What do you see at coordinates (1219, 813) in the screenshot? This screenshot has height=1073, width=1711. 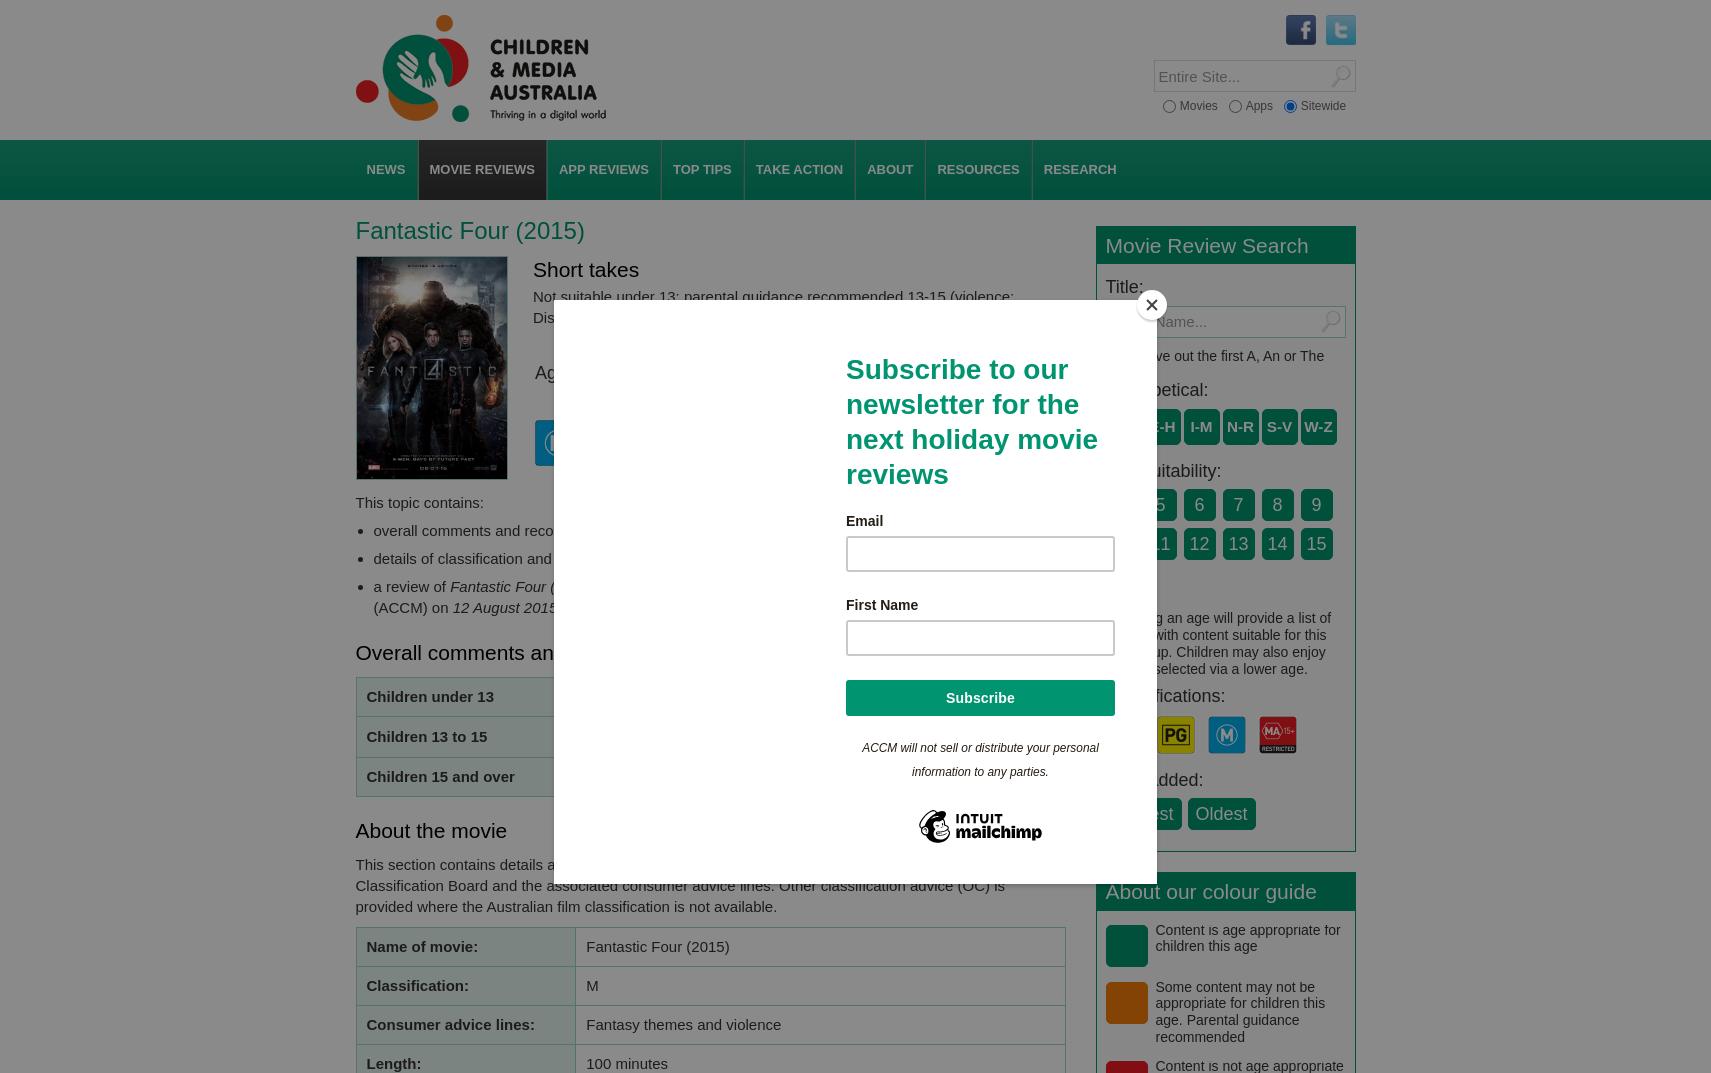 I see `'Oldest'` at bounding box center [1219, 813].